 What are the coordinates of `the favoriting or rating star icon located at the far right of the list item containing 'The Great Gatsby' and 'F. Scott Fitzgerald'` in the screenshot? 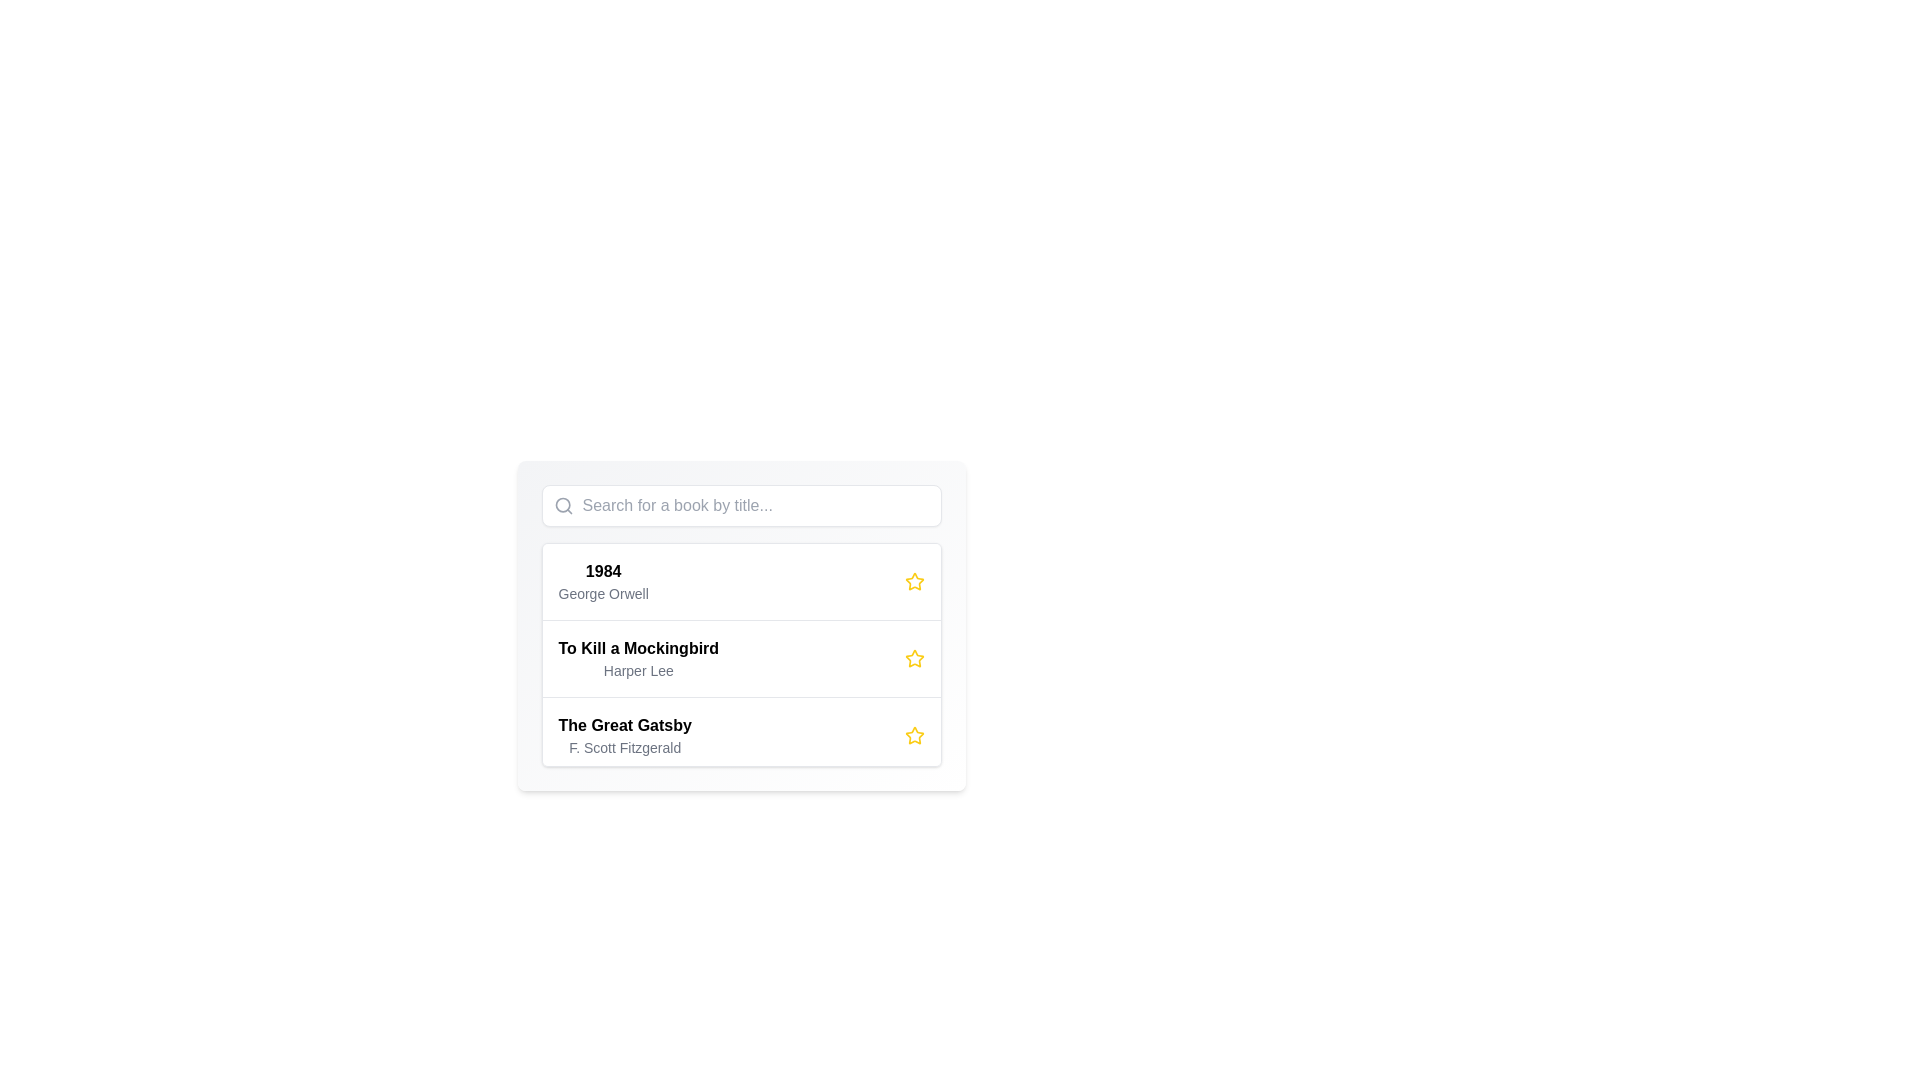 It's located at (913, 736).